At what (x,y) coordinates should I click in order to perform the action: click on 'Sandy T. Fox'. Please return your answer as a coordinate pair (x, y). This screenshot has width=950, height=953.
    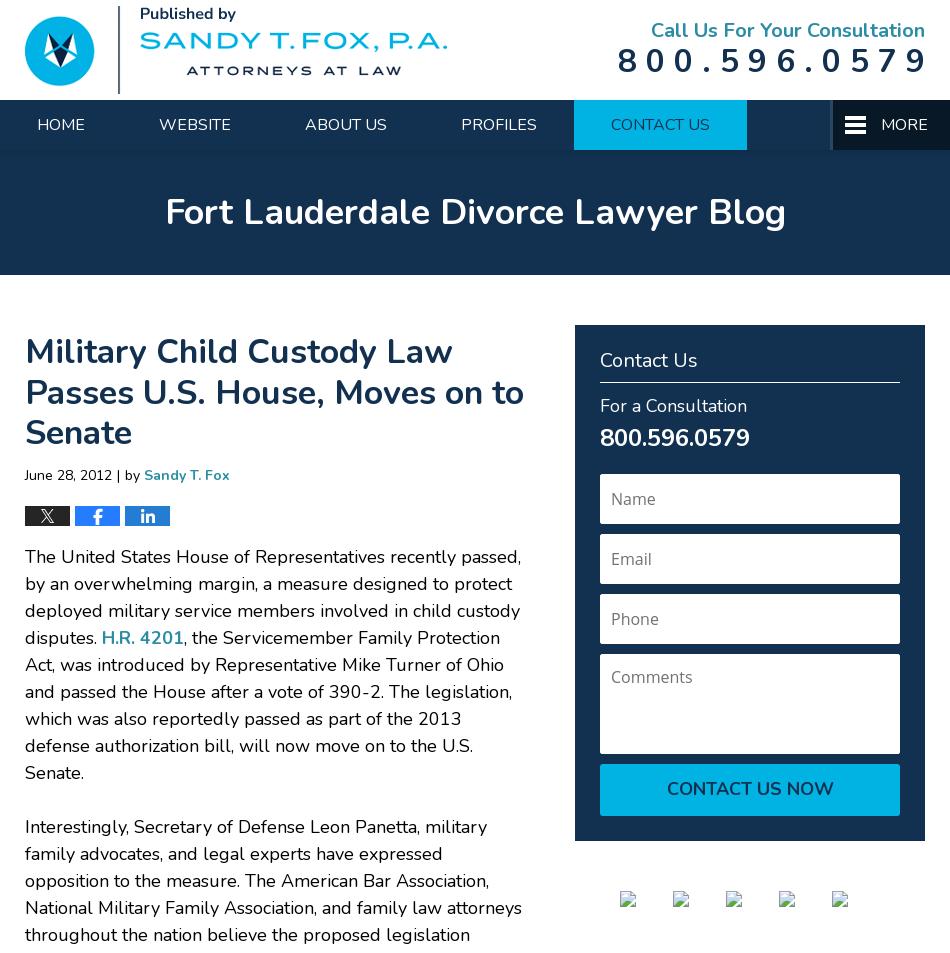
    Looking at the image, I should click on (144, 473).